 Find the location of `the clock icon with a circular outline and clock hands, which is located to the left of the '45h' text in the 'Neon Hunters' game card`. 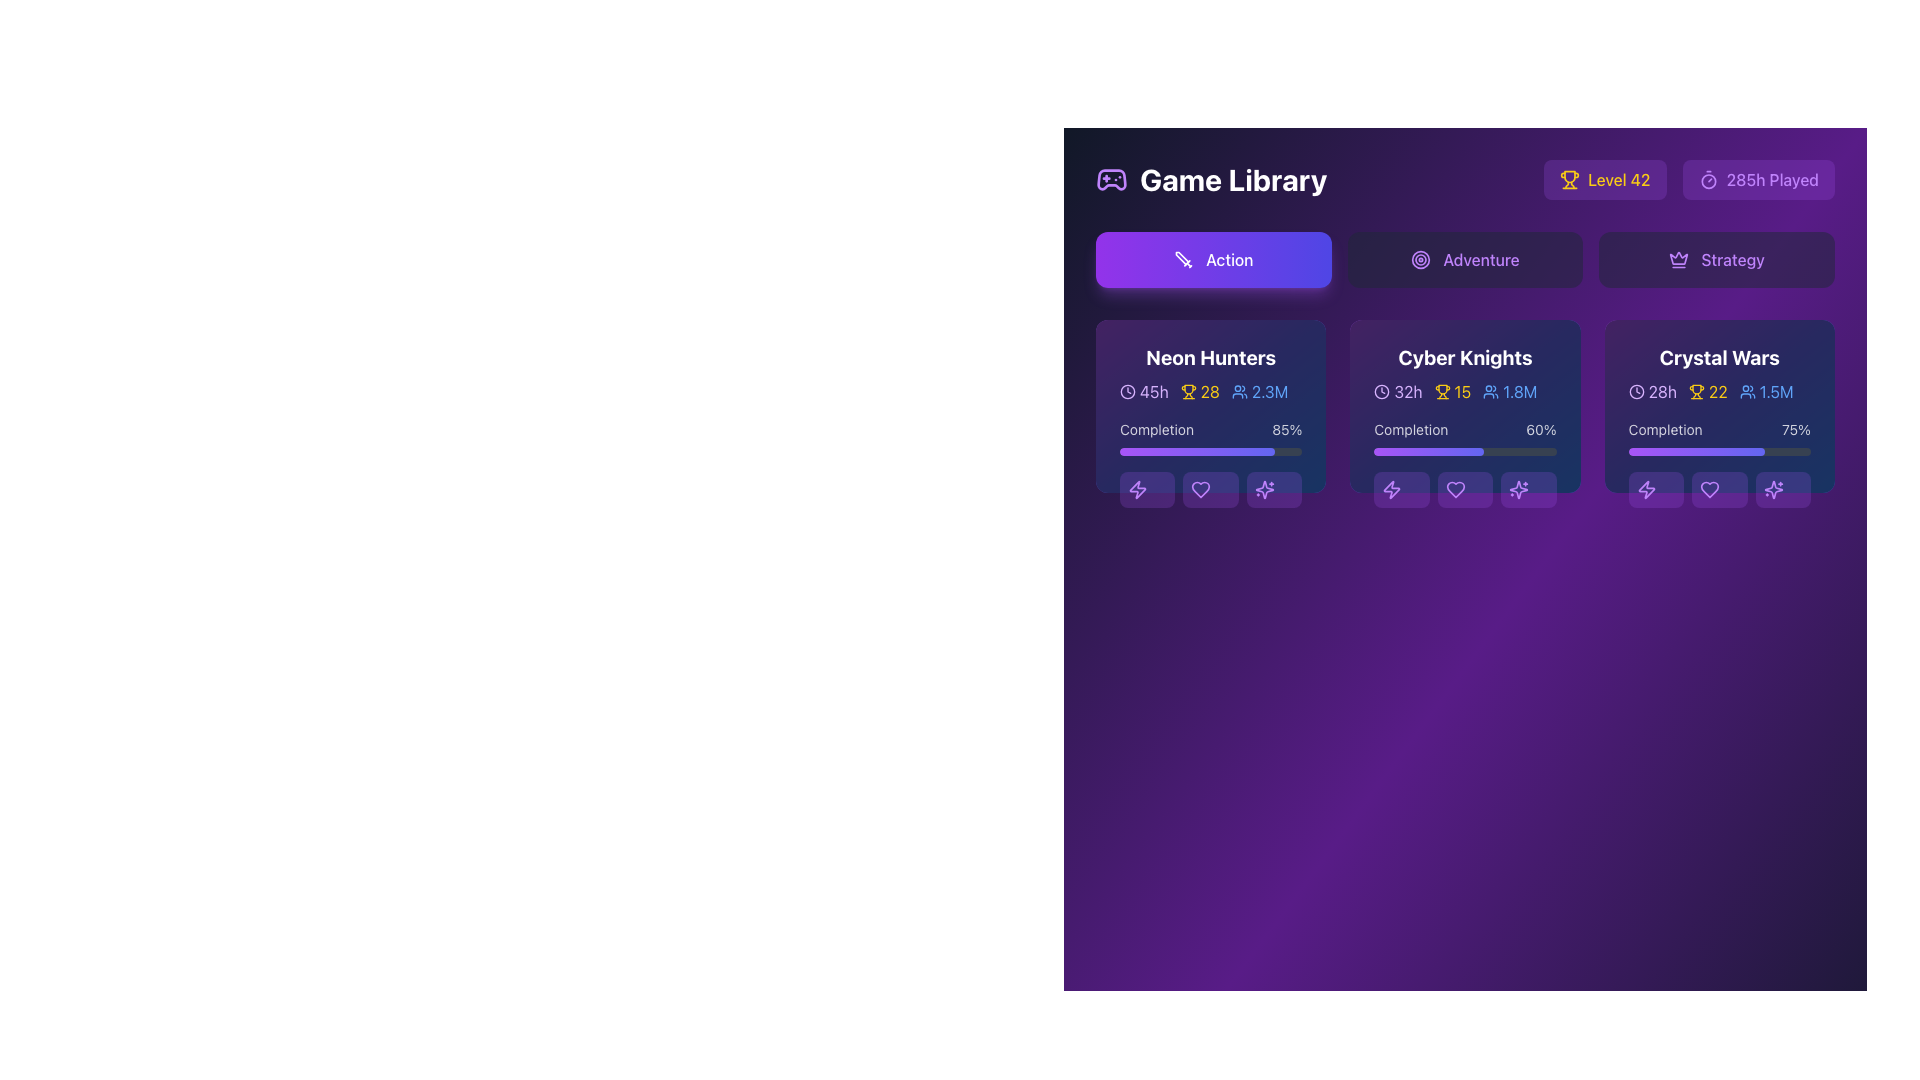

the clock icon with a circular outline and clock hands, which is located to the left of the '45h' text in the 'Neon Hunters' game card is located at coordinates (1128, 392).